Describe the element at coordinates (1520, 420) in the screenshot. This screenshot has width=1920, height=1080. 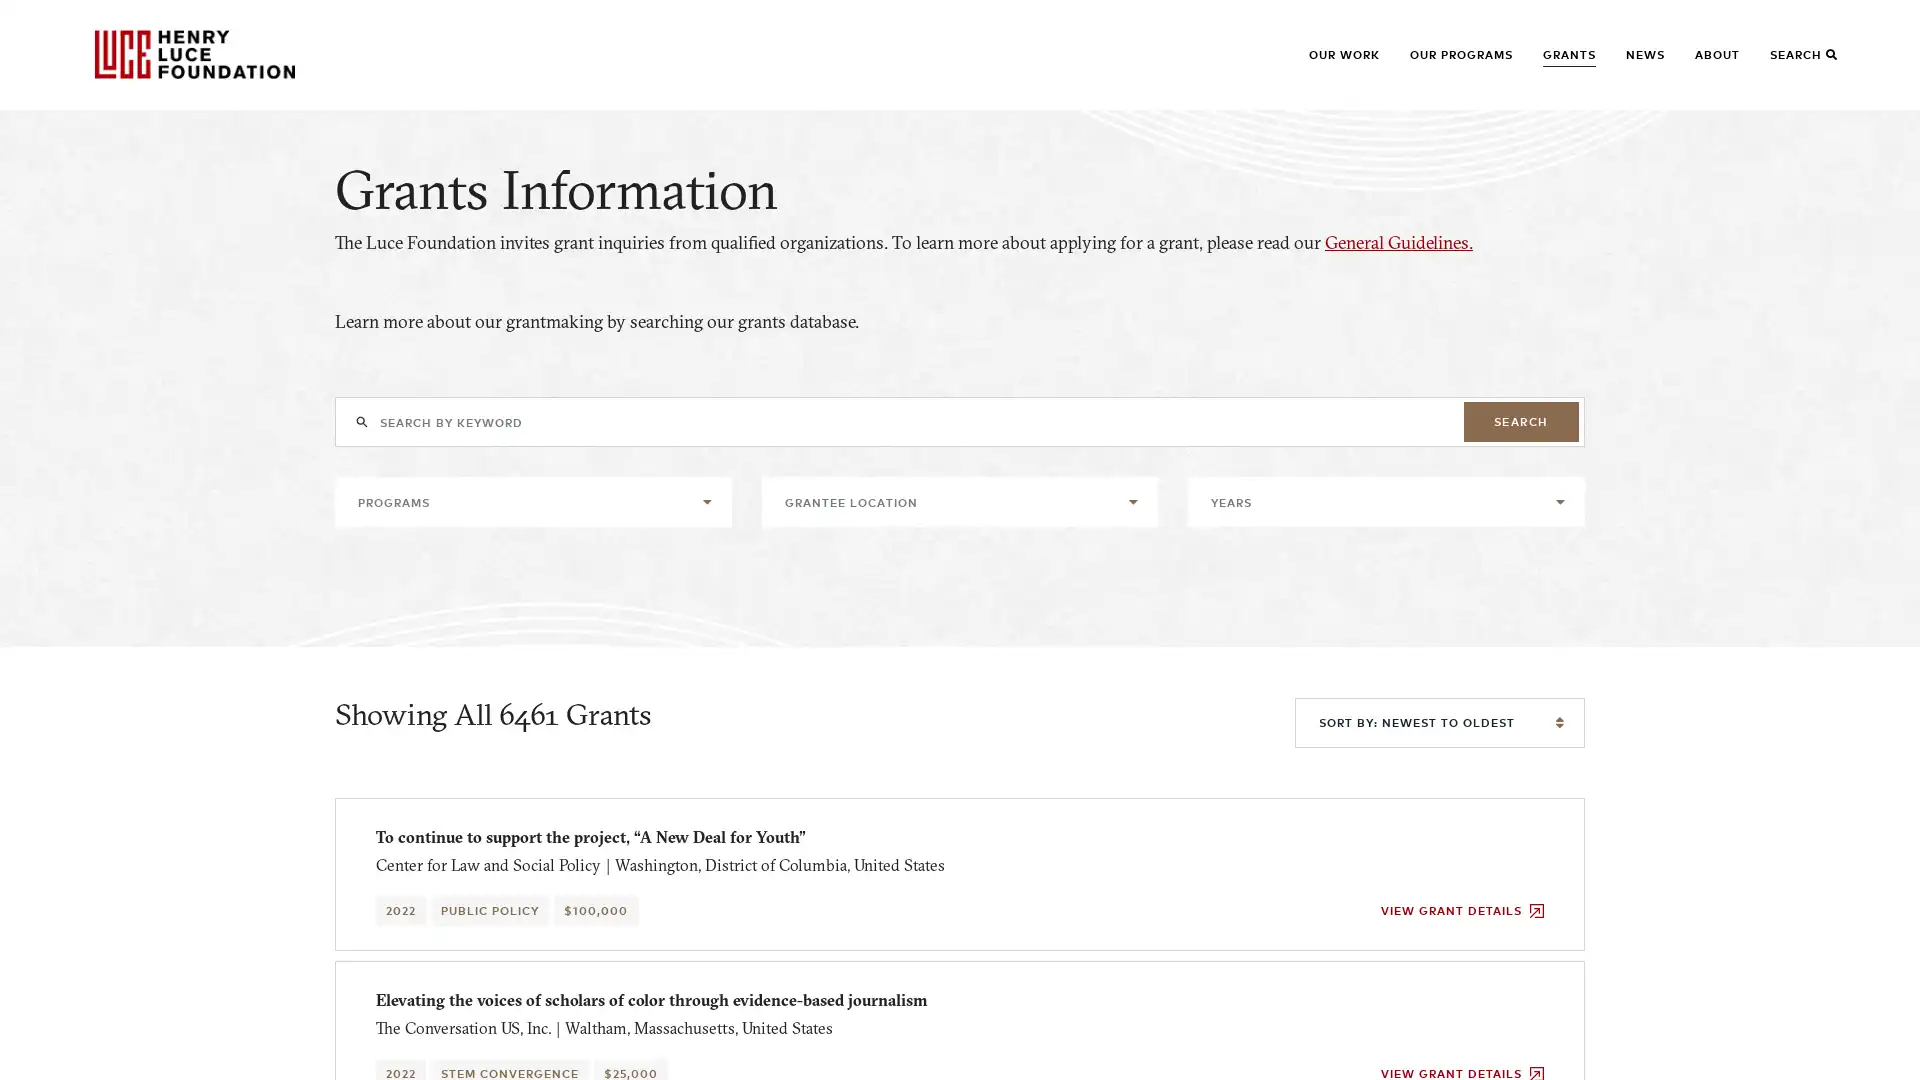
I see `SEARCH` at that location.